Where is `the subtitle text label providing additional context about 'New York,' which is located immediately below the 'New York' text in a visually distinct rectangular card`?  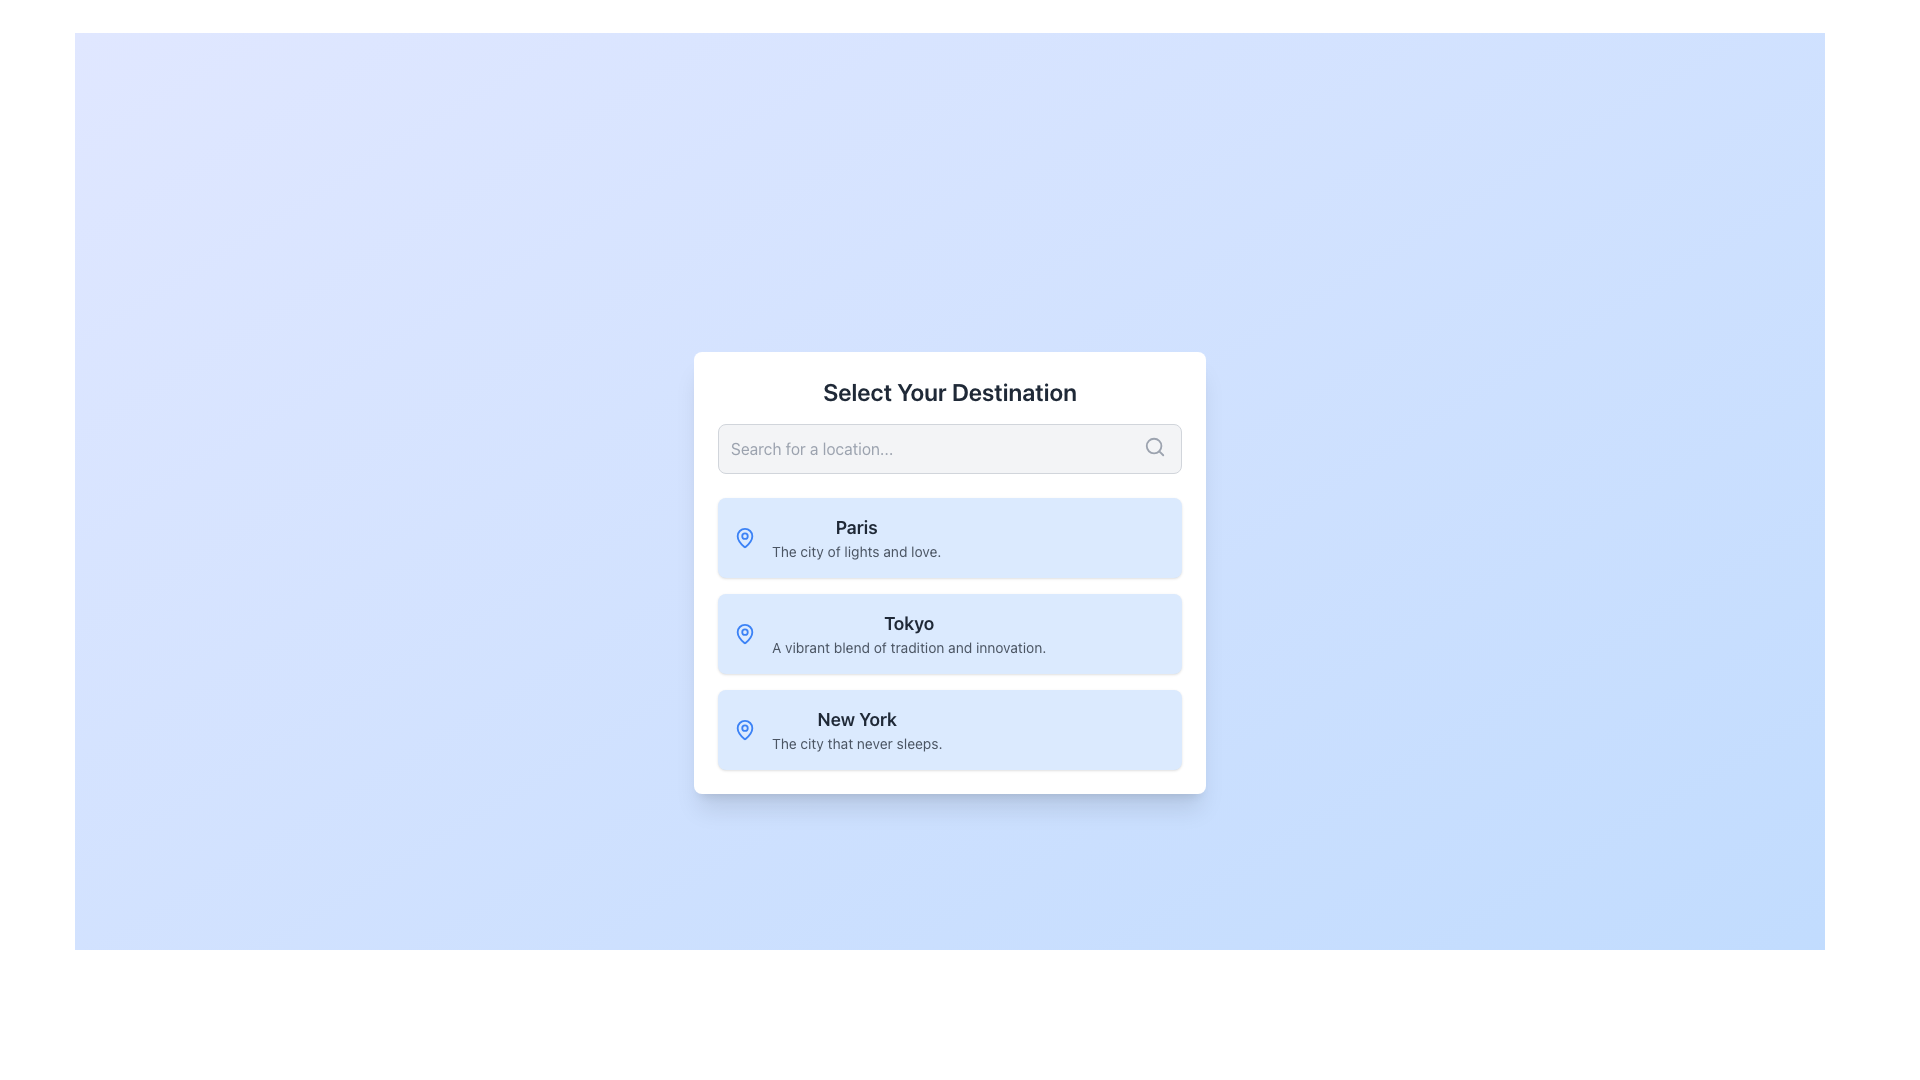 the subtitle text label providing additional context about 'New York,' which is located immediately below the 'New York' text in a visually distinct rectangular card is located at coordinates (857, 744).